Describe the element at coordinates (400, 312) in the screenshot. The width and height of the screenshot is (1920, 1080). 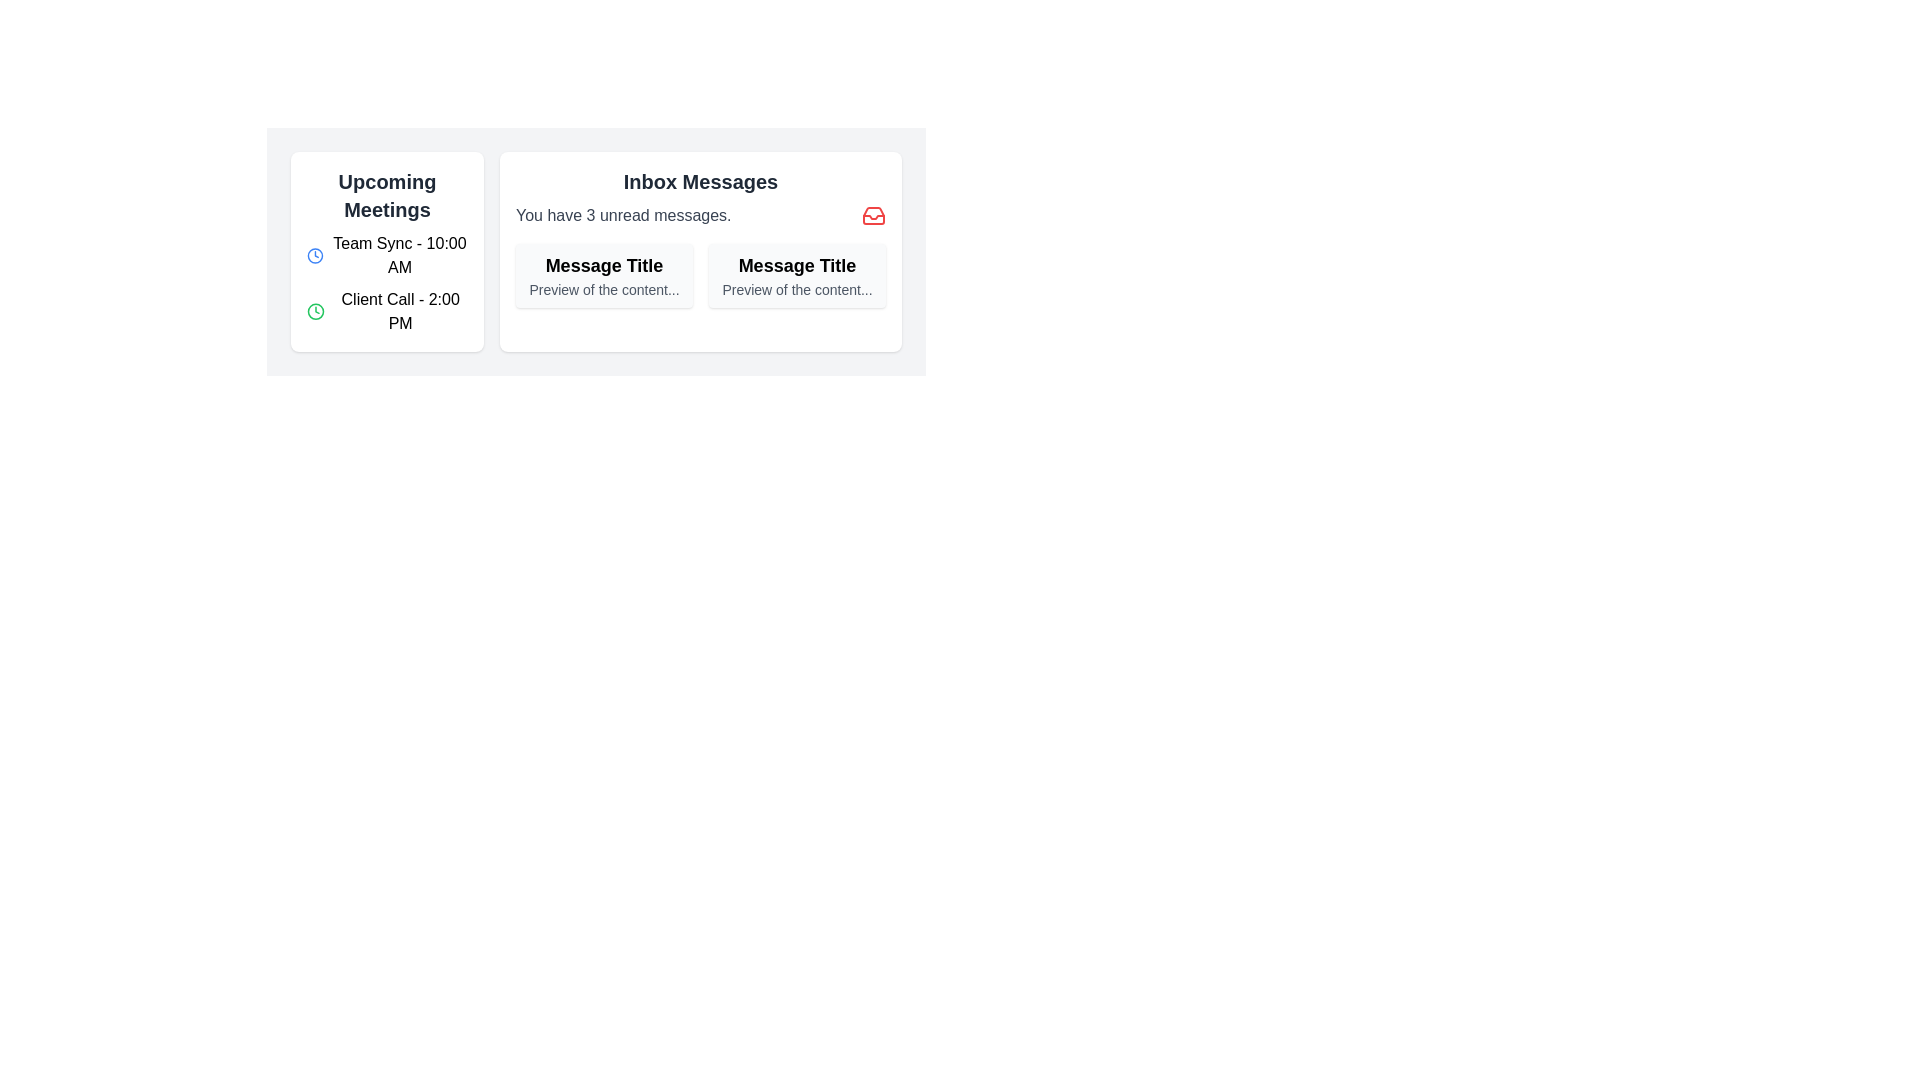
I see `the Text Label displaying details of the scheduled meeting, which is the second item under the 'Upcoming Meetings' section, located below the 'Team Sync - 10:00 AM' item, and aligned to the right of the green clock icon` at that location.